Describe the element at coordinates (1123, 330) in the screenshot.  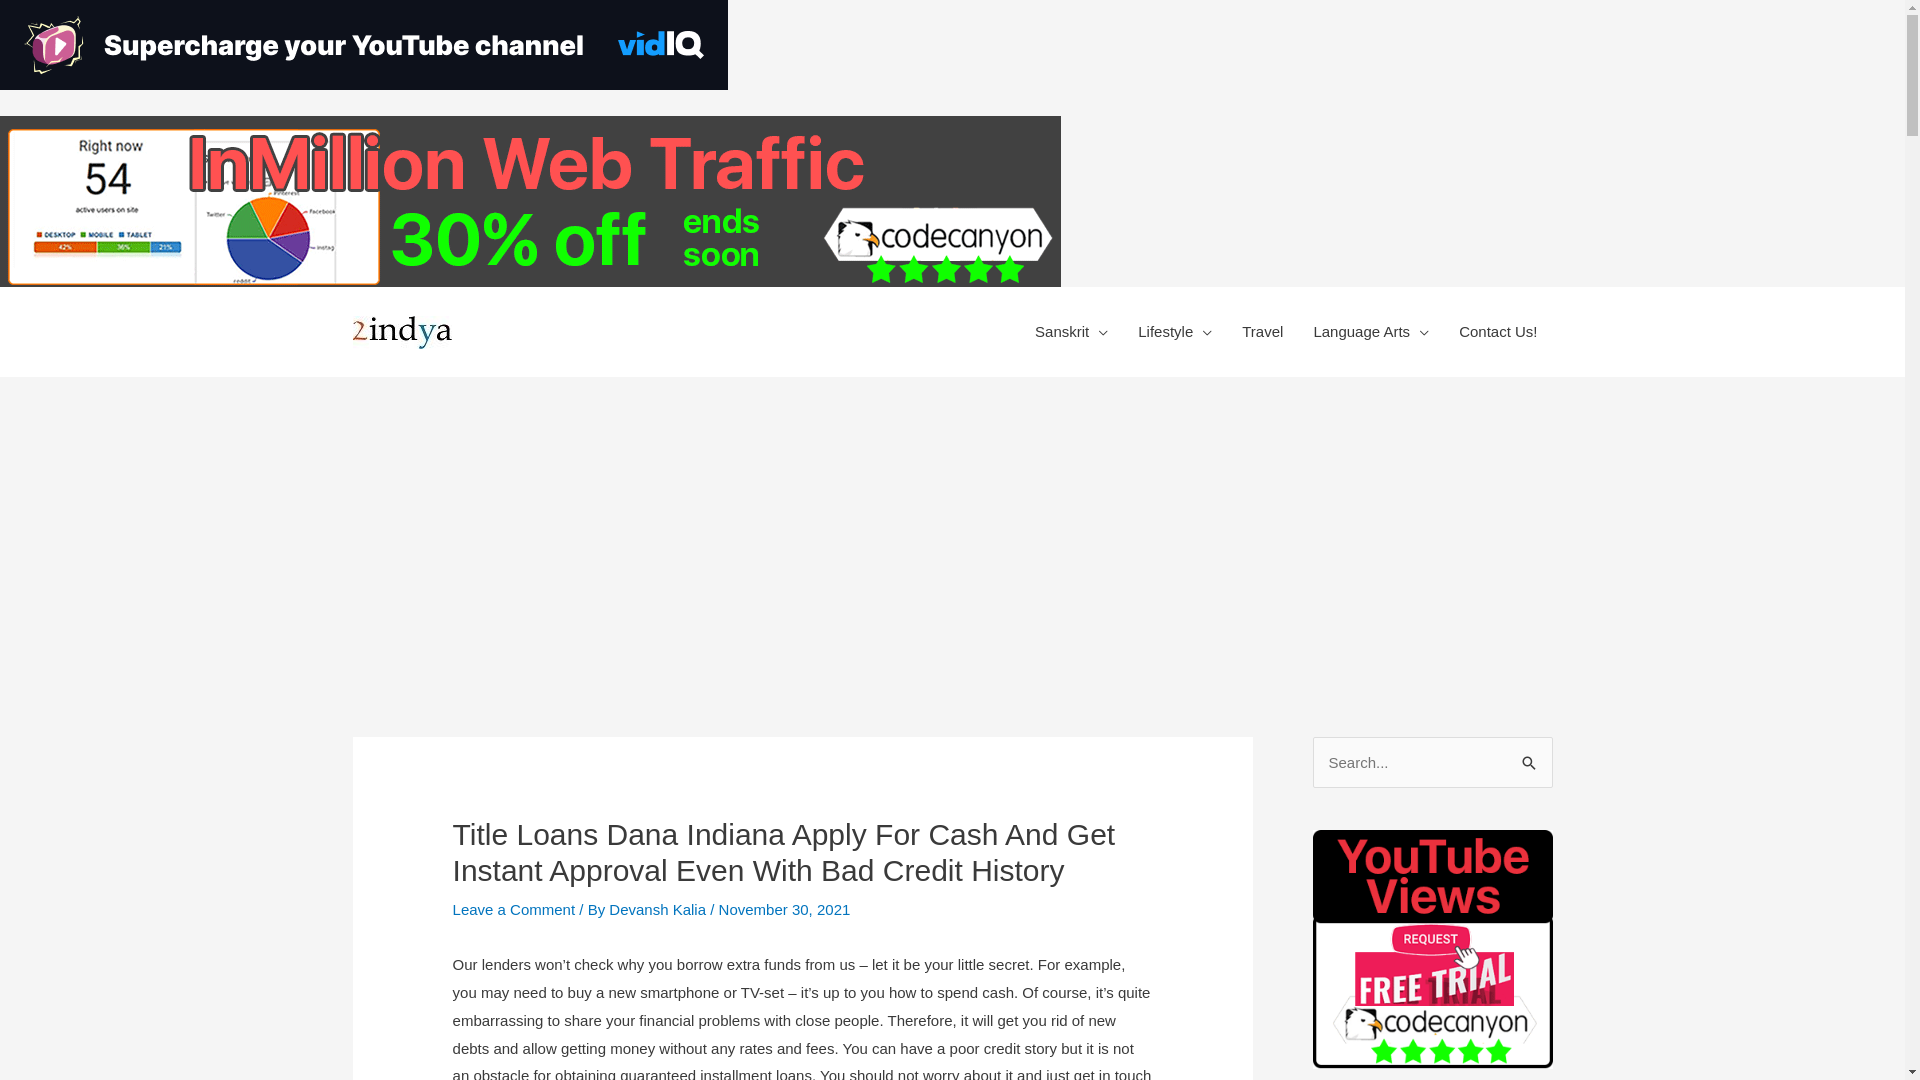
I see `'Lifestyle'` at that location.